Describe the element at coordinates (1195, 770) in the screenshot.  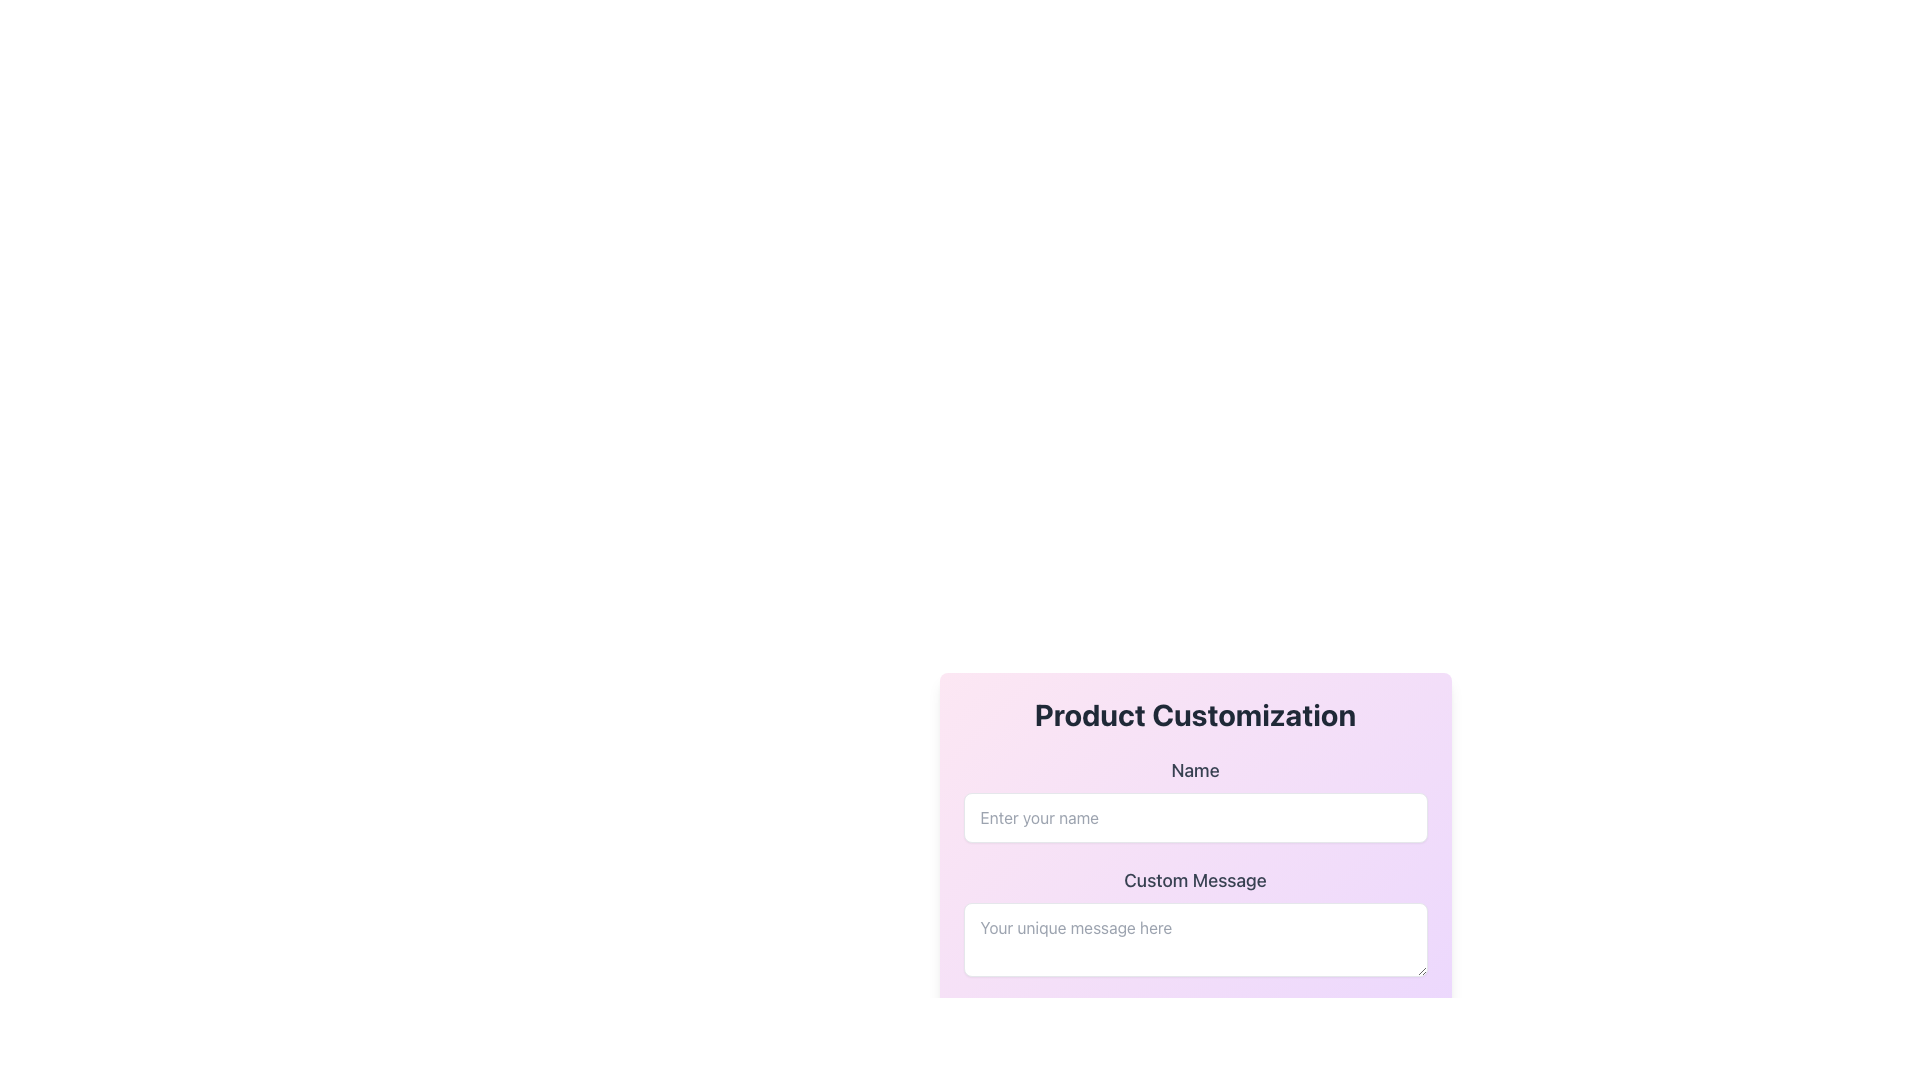
I see `label text that describes the input field for entering the user's name, positioned above the text input field in the 'Product Customization' form` at that location.